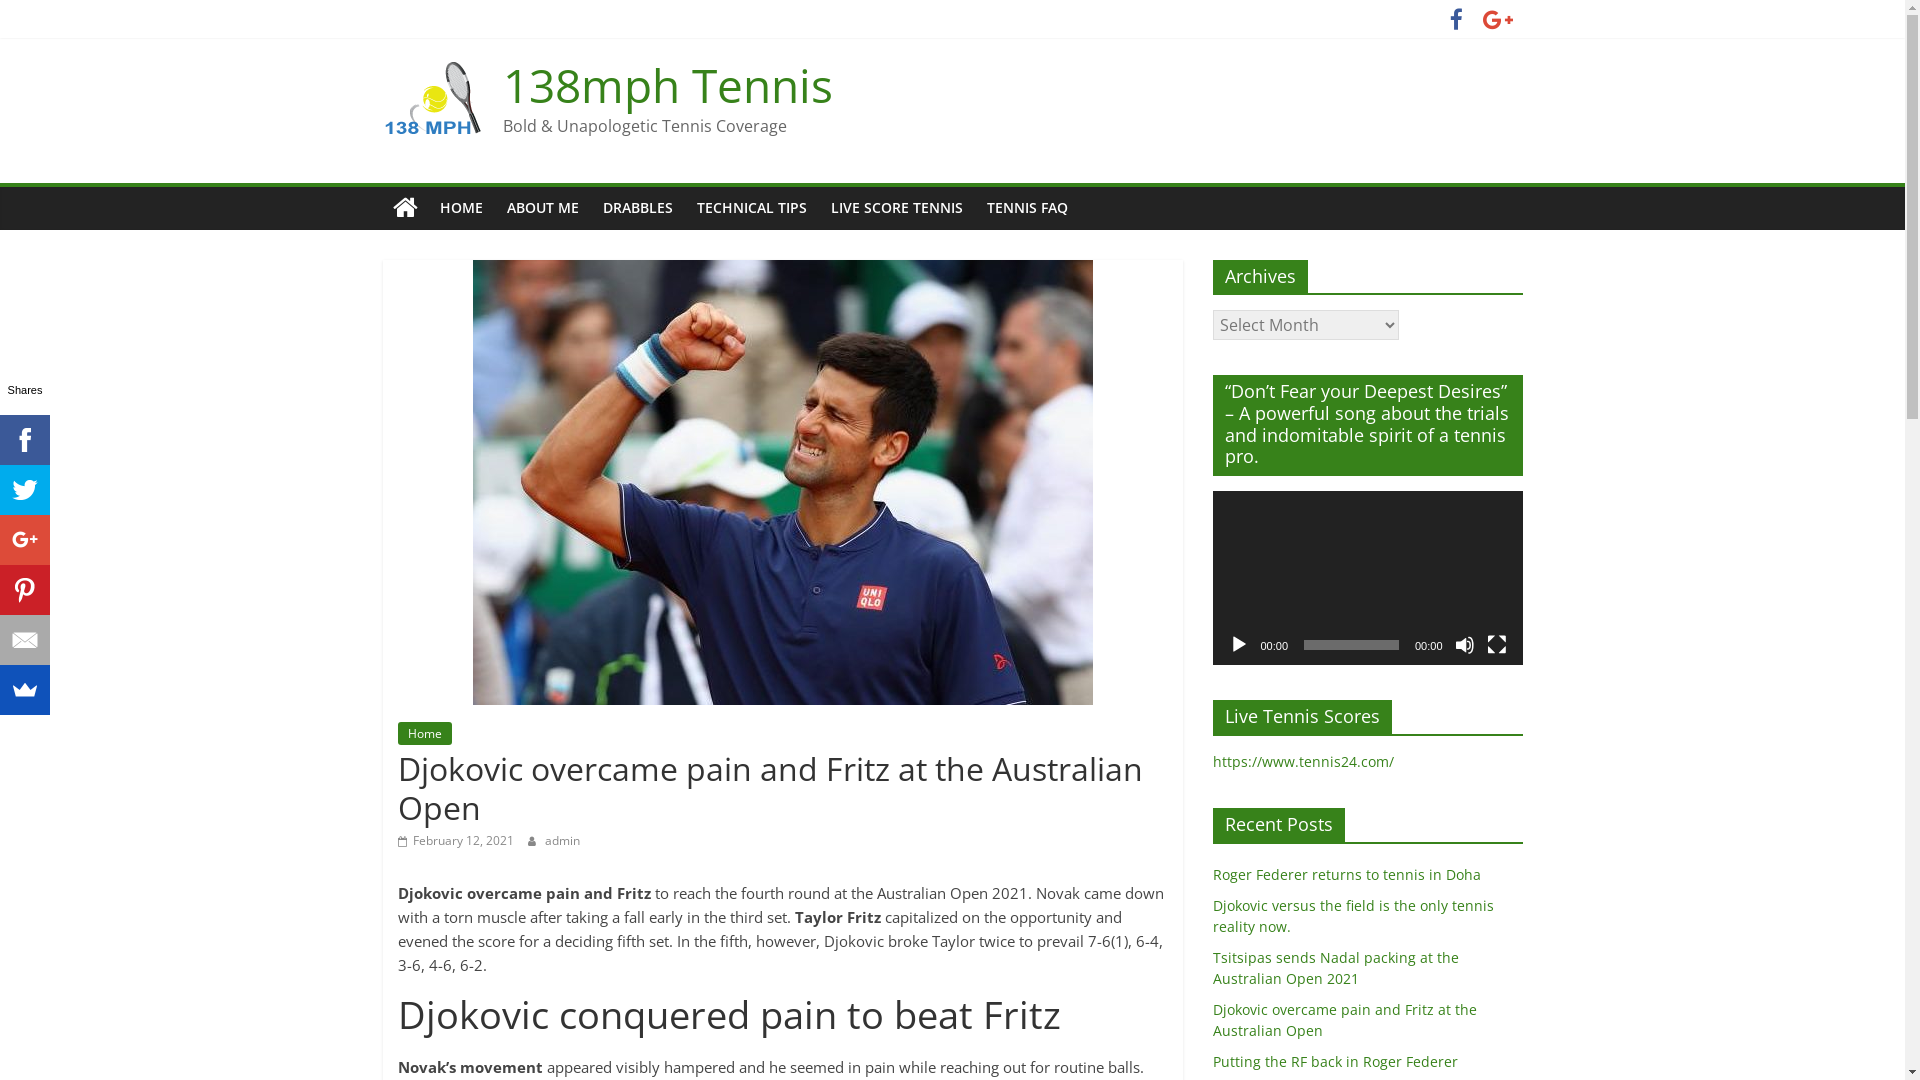 Image resolution: width=1920 pixels, height=1080 pixels. I want to click on 'Roger Federer returns to tennis in Doha', so click(1210, 873).